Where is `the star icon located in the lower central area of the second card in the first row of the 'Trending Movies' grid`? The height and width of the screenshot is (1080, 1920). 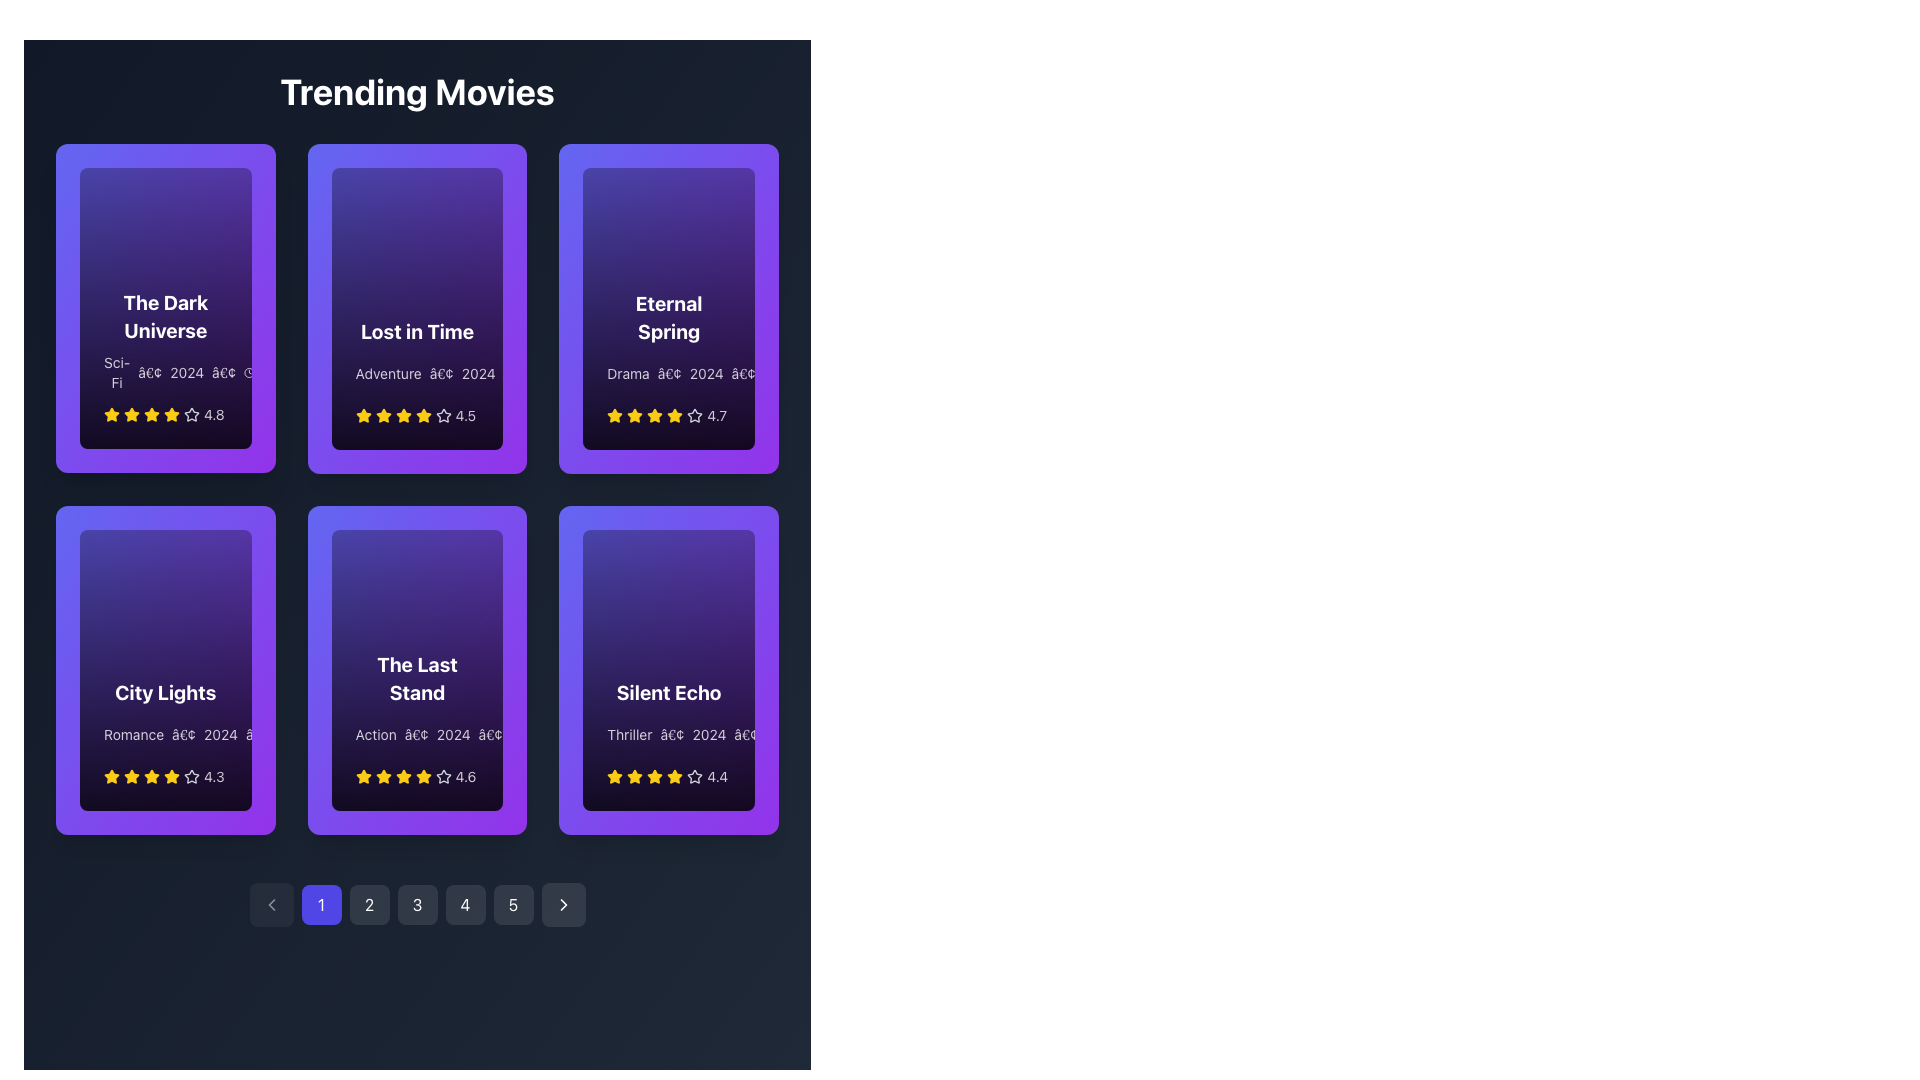
the star icon located in the lower central area of the second card in the first row of the 'Trending Movies' grid is located at coordinates (402, 414).